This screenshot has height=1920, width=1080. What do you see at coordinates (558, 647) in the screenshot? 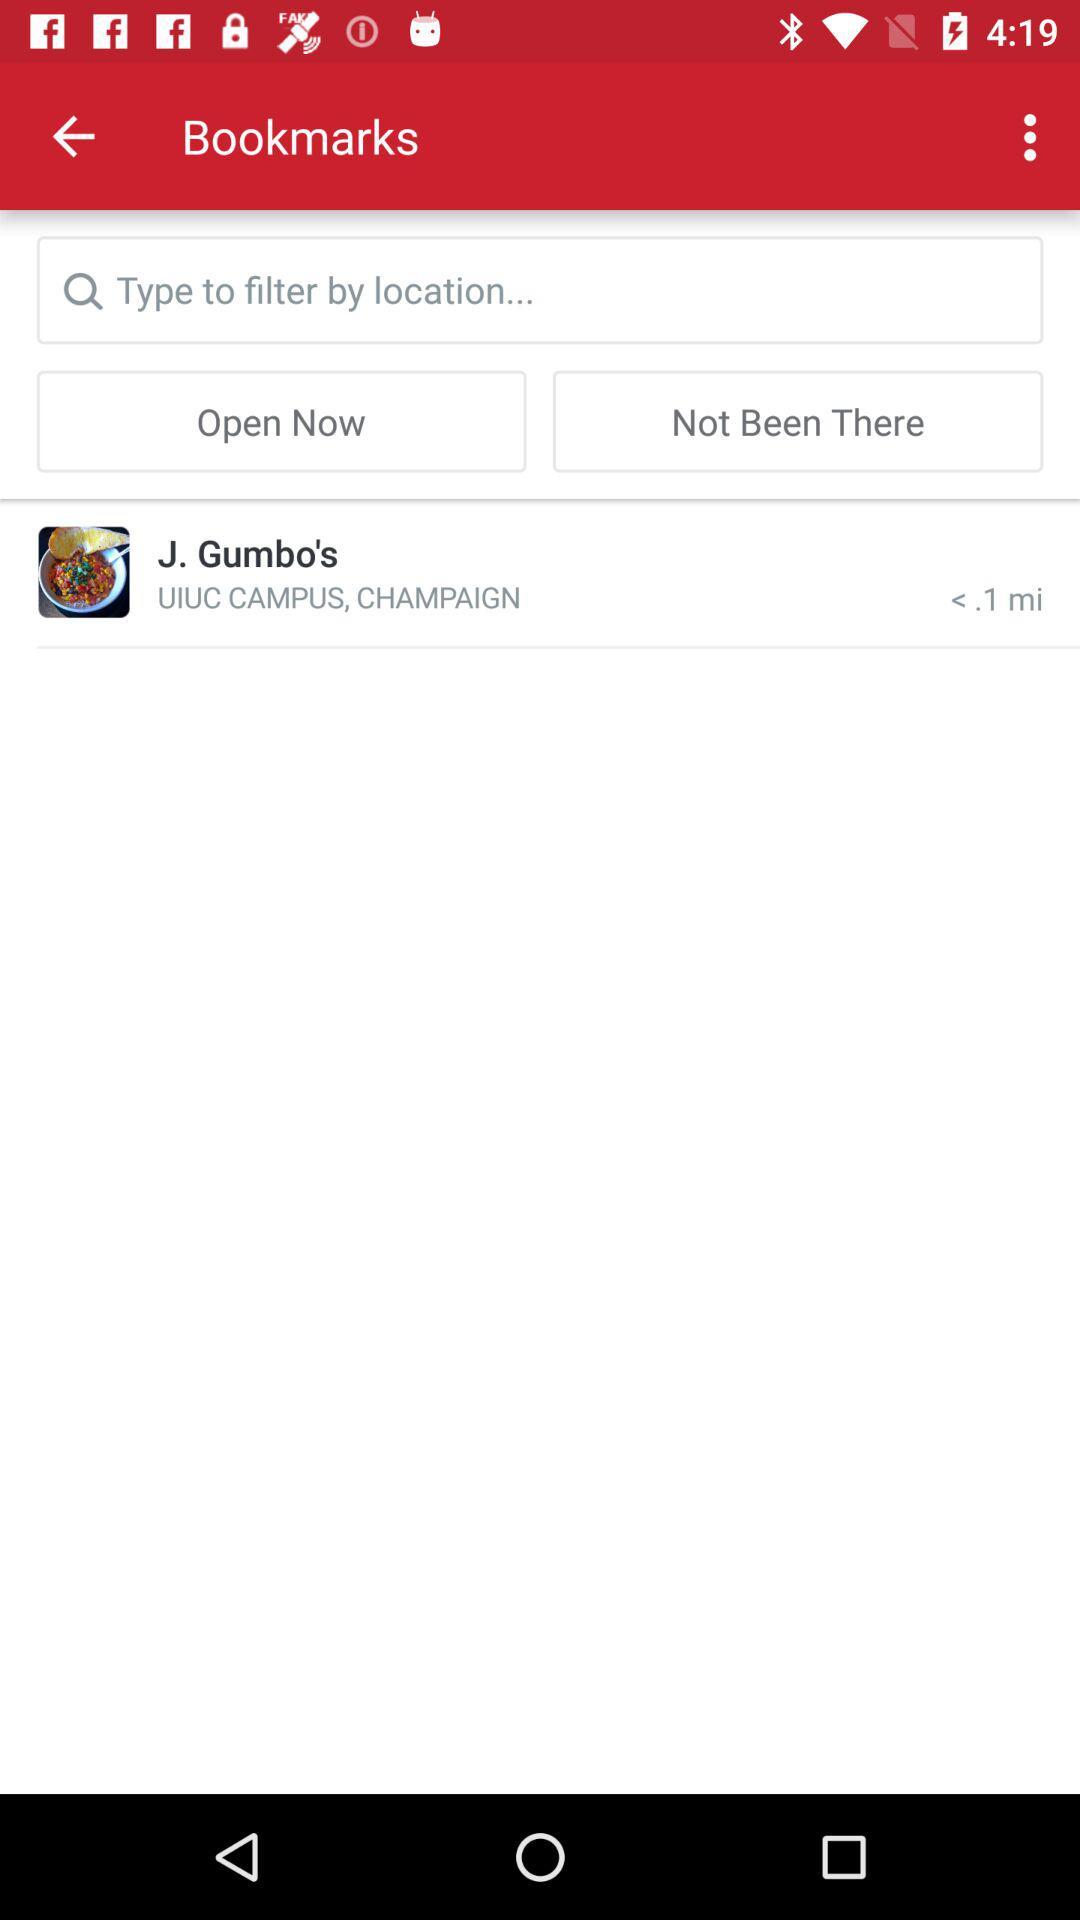
I see `the item below the < .1 mi item` at bounding box center [558, 647].